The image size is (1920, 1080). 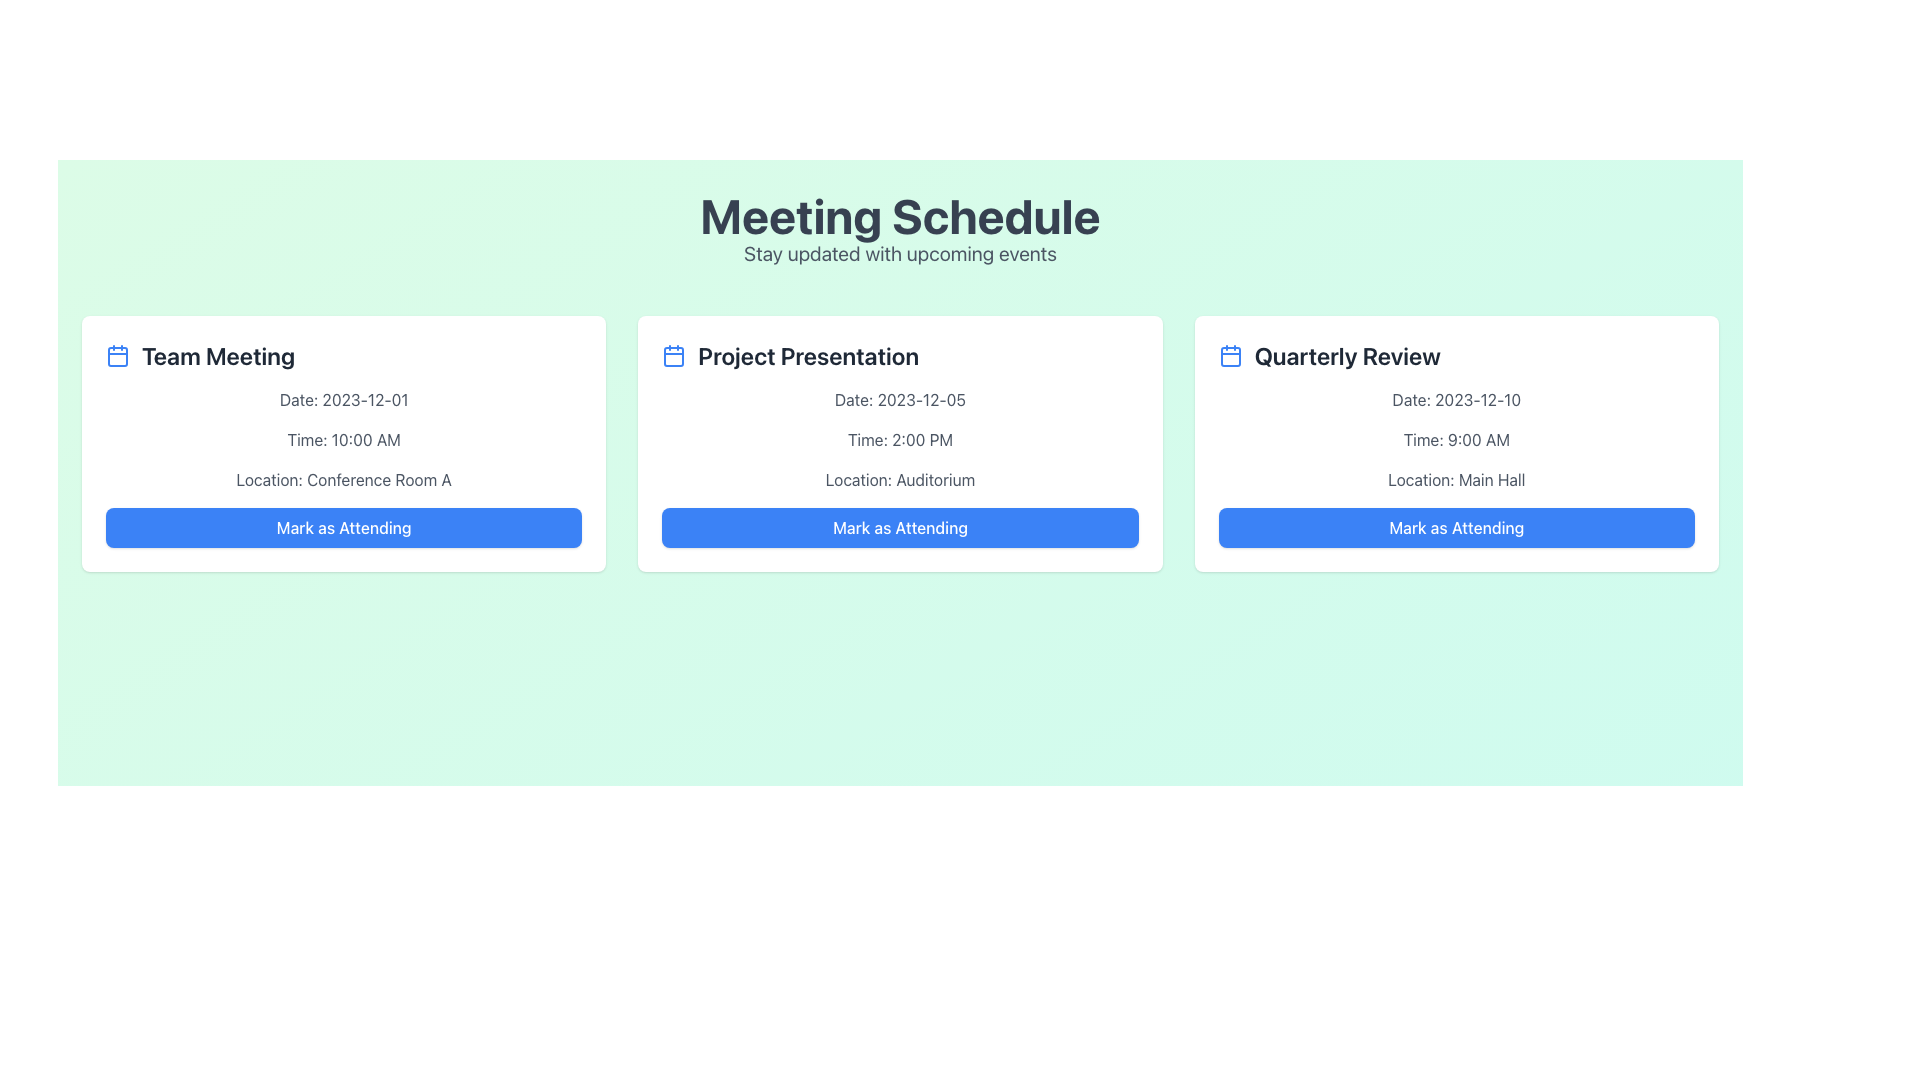 What do you see at coordinates (674, 354) in the screenshot?
I see `the blue minimalist calendar icon located in the central card above the text 'Project Presentation' in the 'Meeting Schedule' section` at bounding box center [674, 354].